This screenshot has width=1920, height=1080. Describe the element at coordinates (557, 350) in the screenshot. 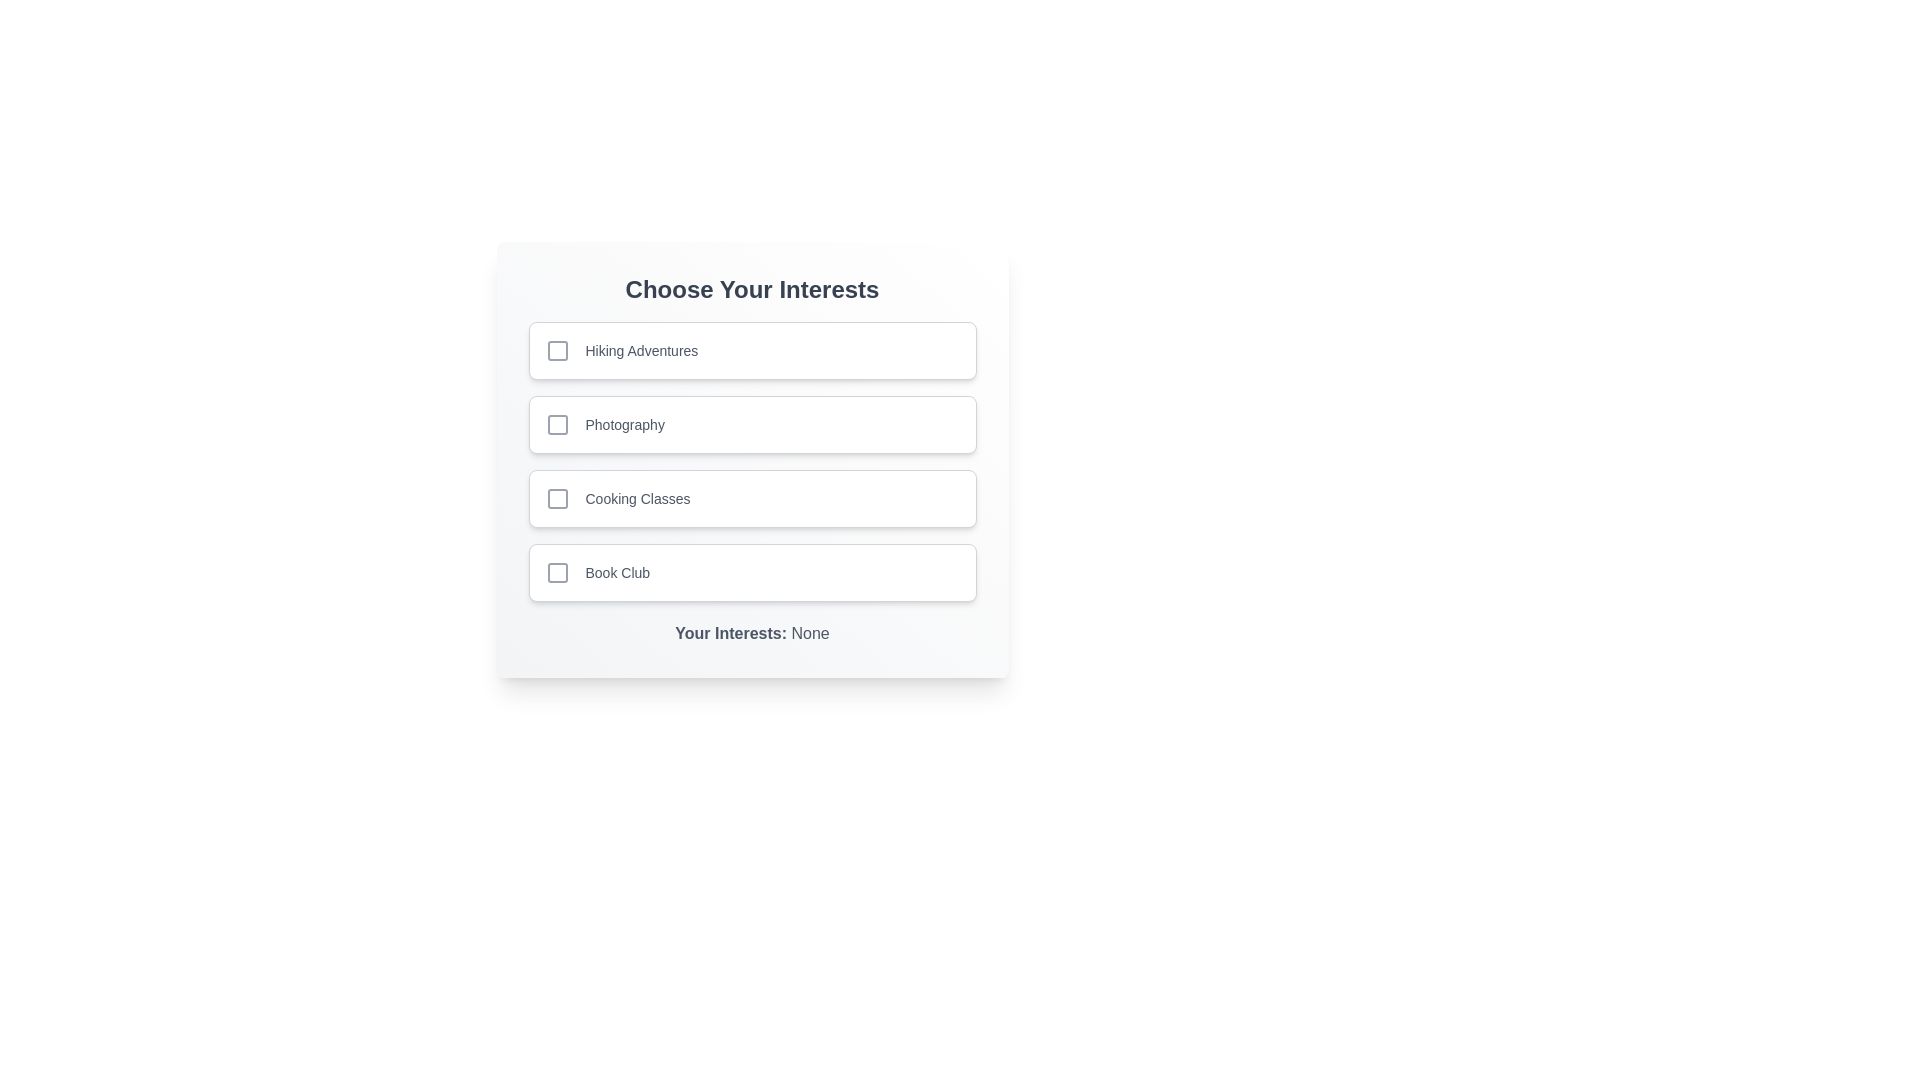

I see `the checkbox for 'Hiking Adventures'` at that location.